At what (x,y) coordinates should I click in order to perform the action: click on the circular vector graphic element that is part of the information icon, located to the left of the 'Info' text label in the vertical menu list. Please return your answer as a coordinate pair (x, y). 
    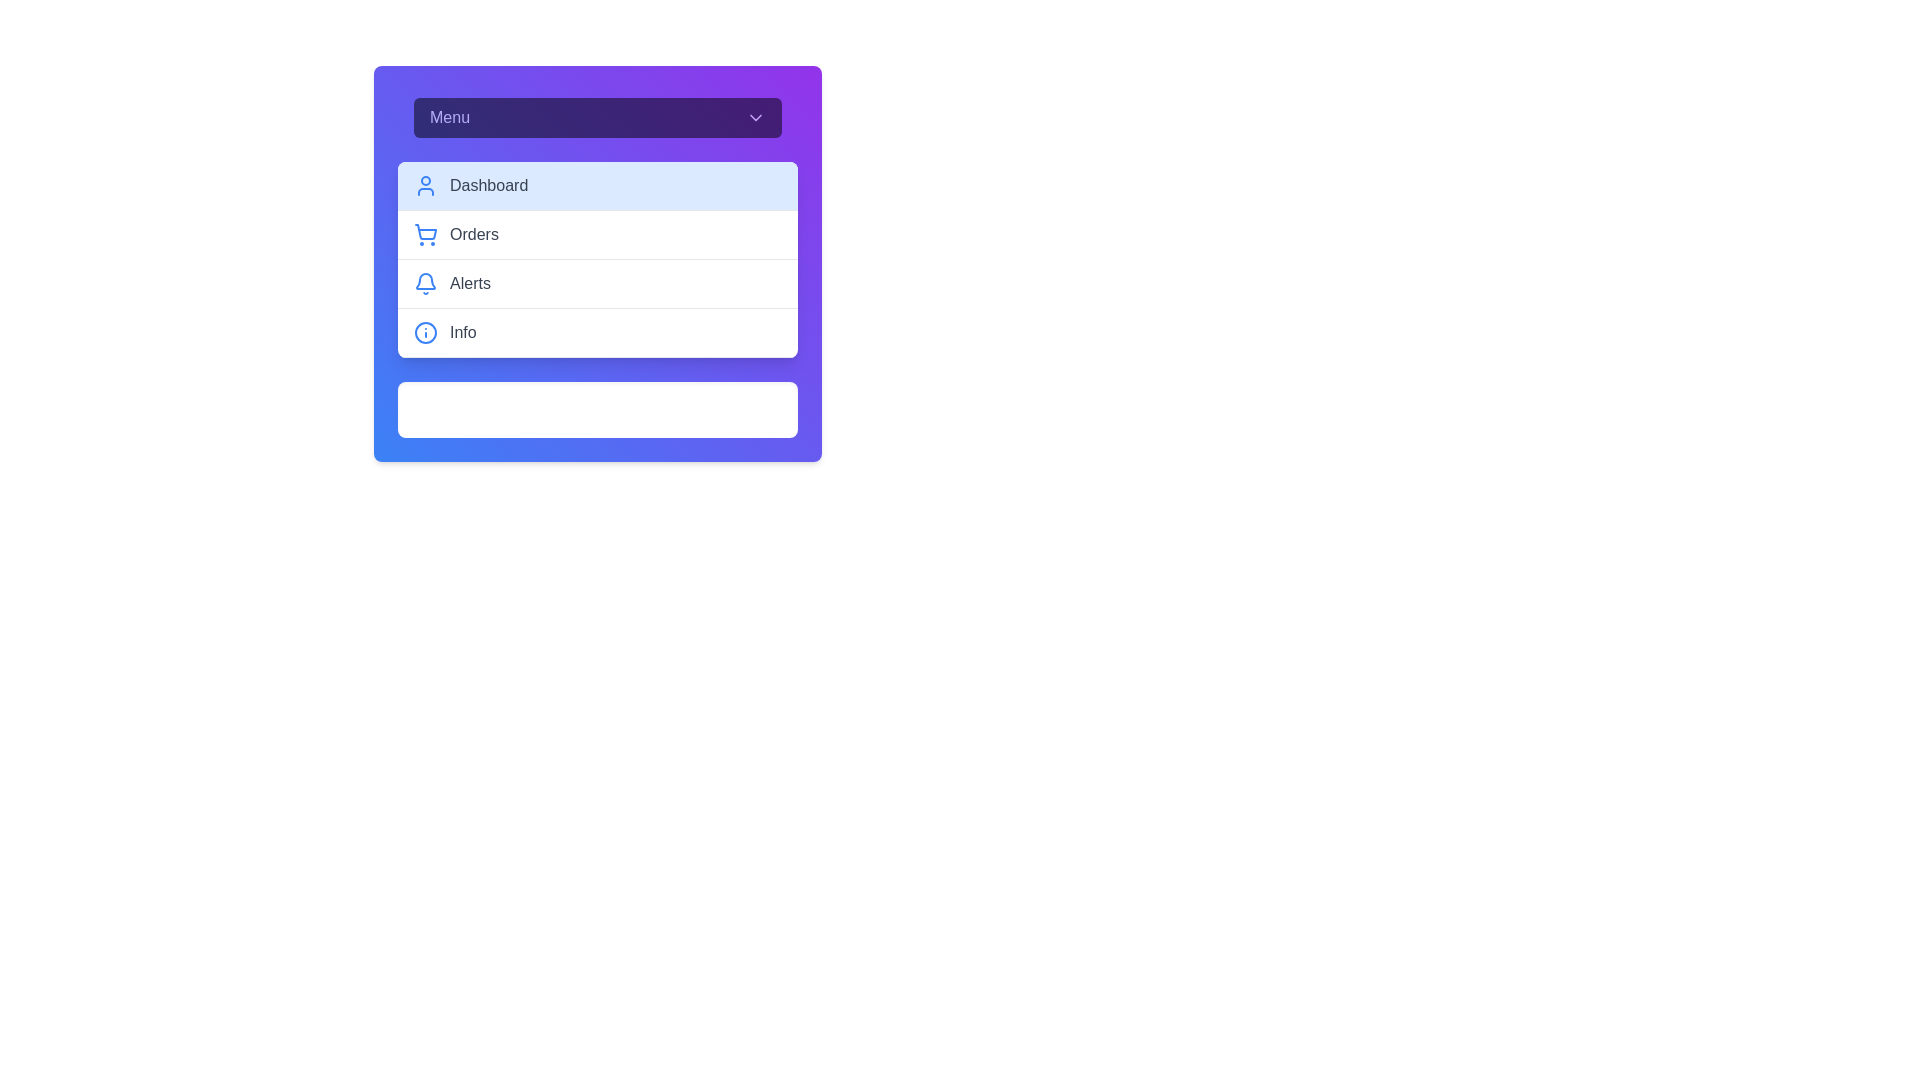
    Looking at the image, I should click on (425, 331).